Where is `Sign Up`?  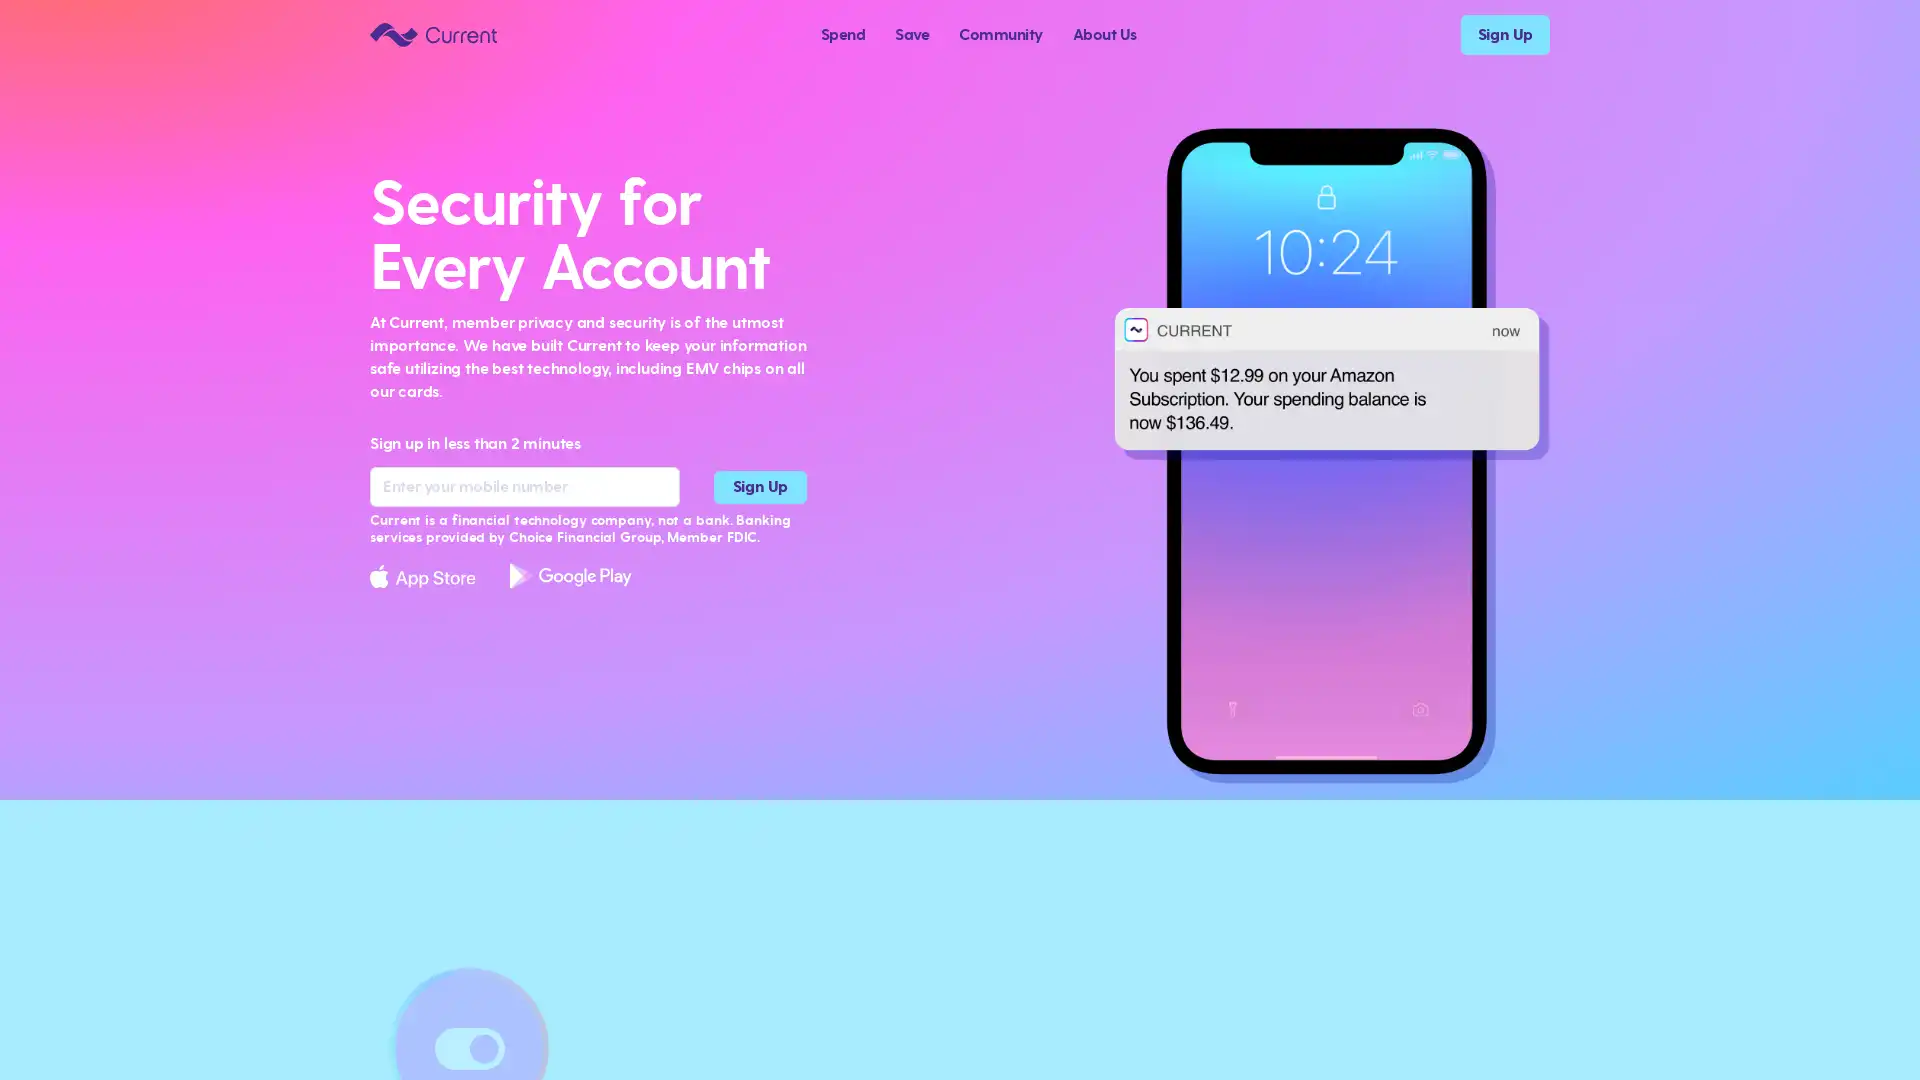
Sign Up is located at coordinates (1504, 34).